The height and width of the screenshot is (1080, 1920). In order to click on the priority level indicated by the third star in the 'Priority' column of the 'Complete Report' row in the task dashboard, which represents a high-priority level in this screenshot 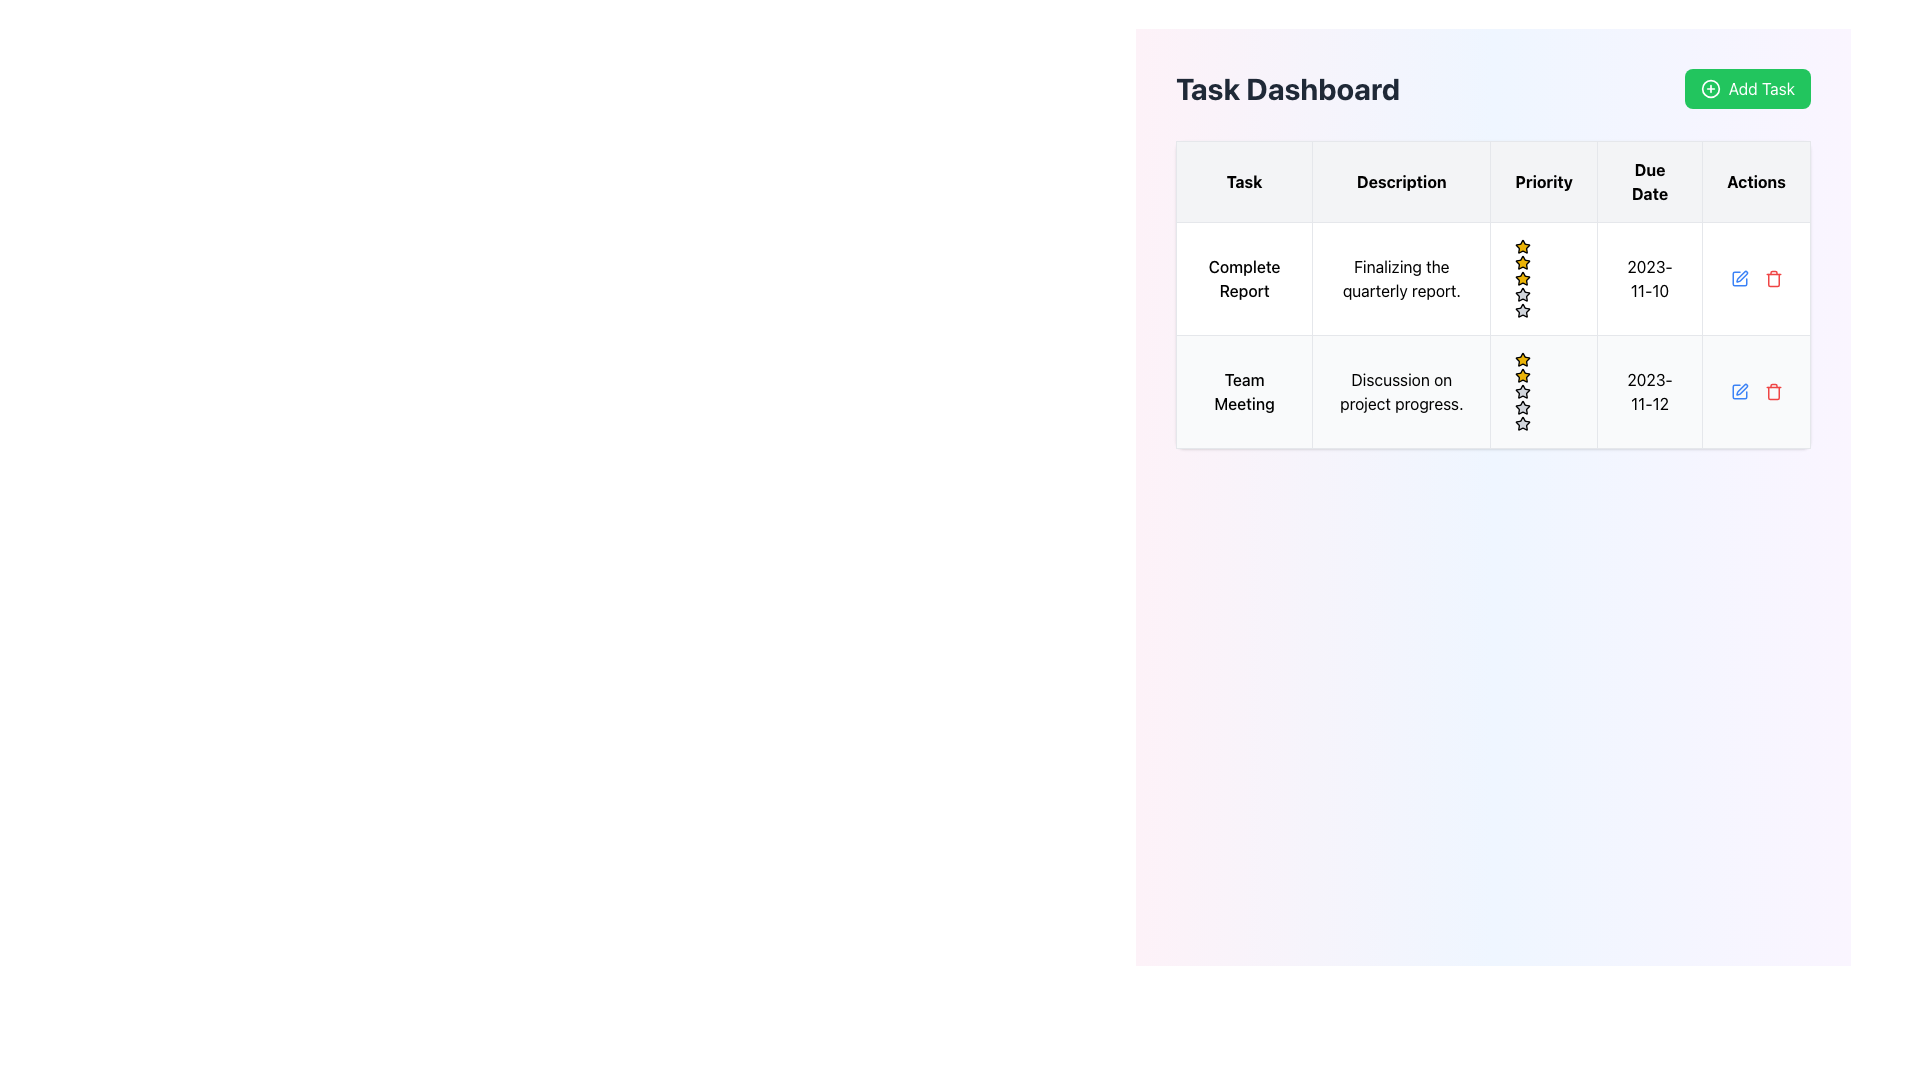, I will do `click(1522, 261)`.